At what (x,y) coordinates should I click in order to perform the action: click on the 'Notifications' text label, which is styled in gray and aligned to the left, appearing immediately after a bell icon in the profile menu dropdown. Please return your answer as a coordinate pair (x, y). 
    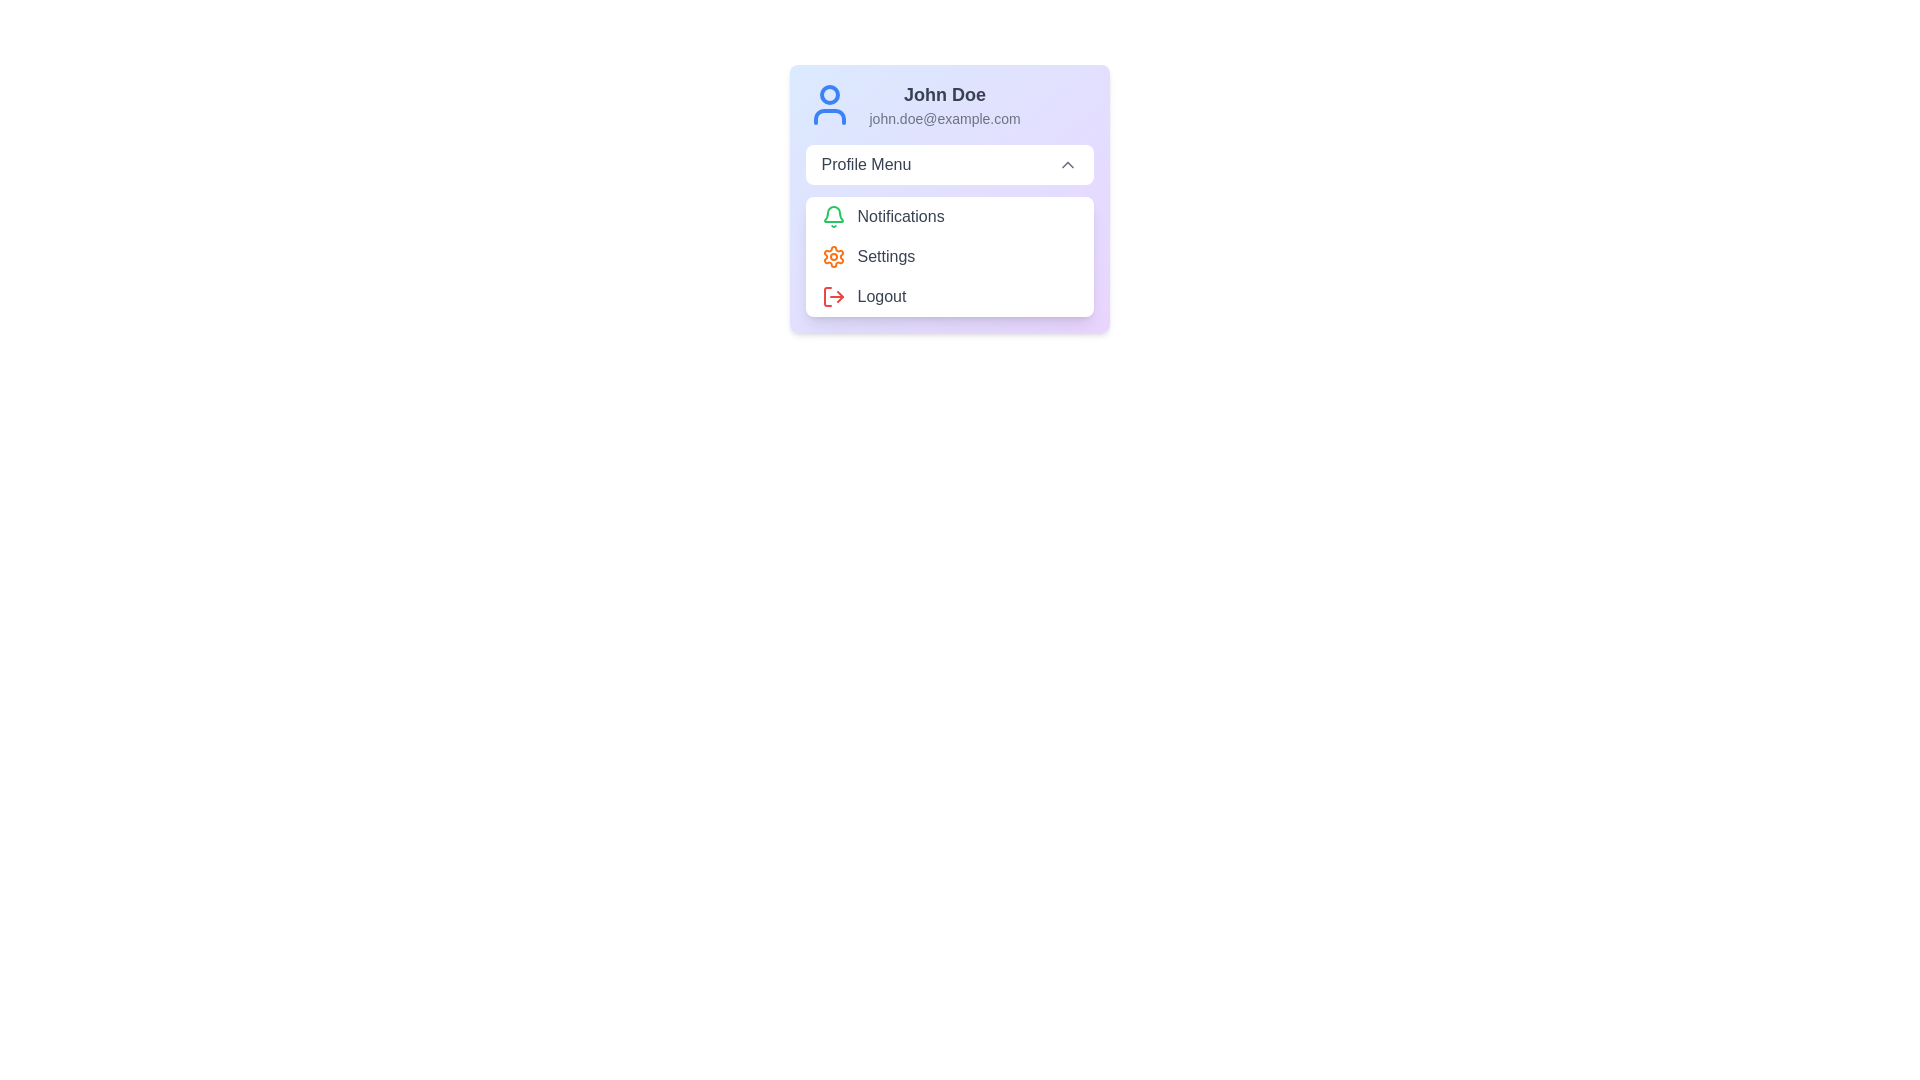
    Looking at the image, I should click on (900, 216).